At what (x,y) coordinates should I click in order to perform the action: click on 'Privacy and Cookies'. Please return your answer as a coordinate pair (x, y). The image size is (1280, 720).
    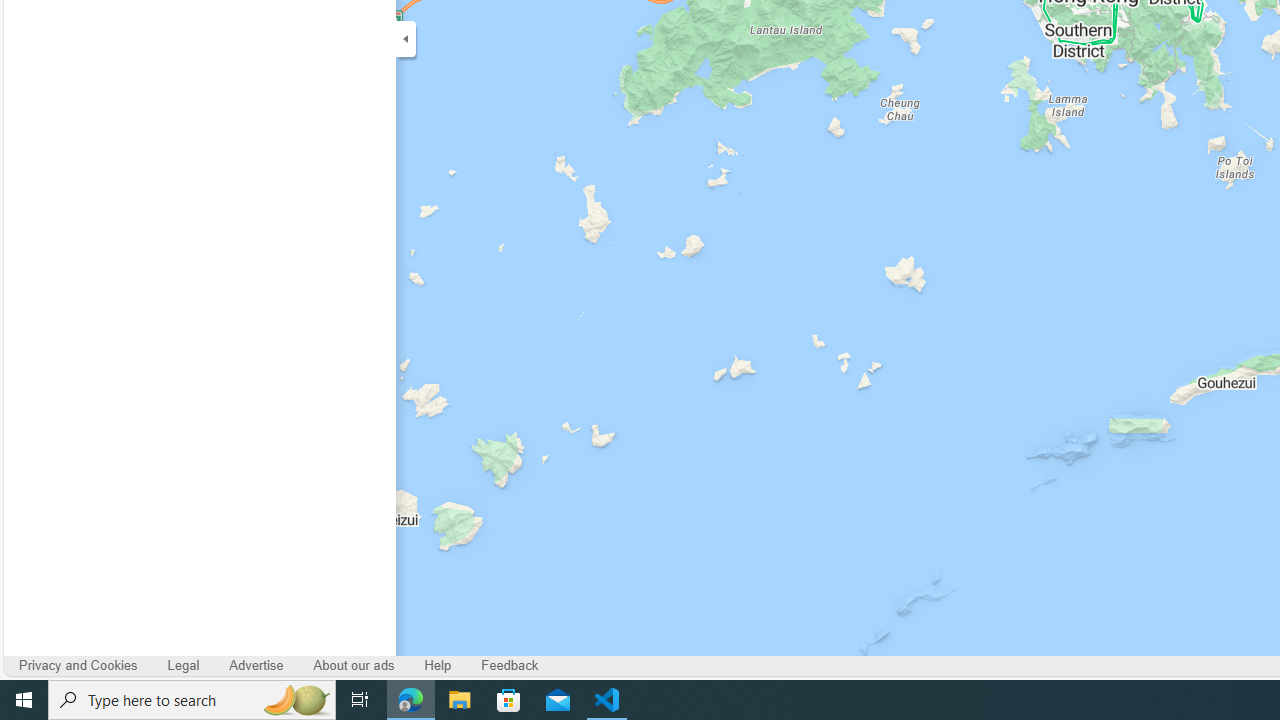
    Looking at the image, I should click on (78, 666).